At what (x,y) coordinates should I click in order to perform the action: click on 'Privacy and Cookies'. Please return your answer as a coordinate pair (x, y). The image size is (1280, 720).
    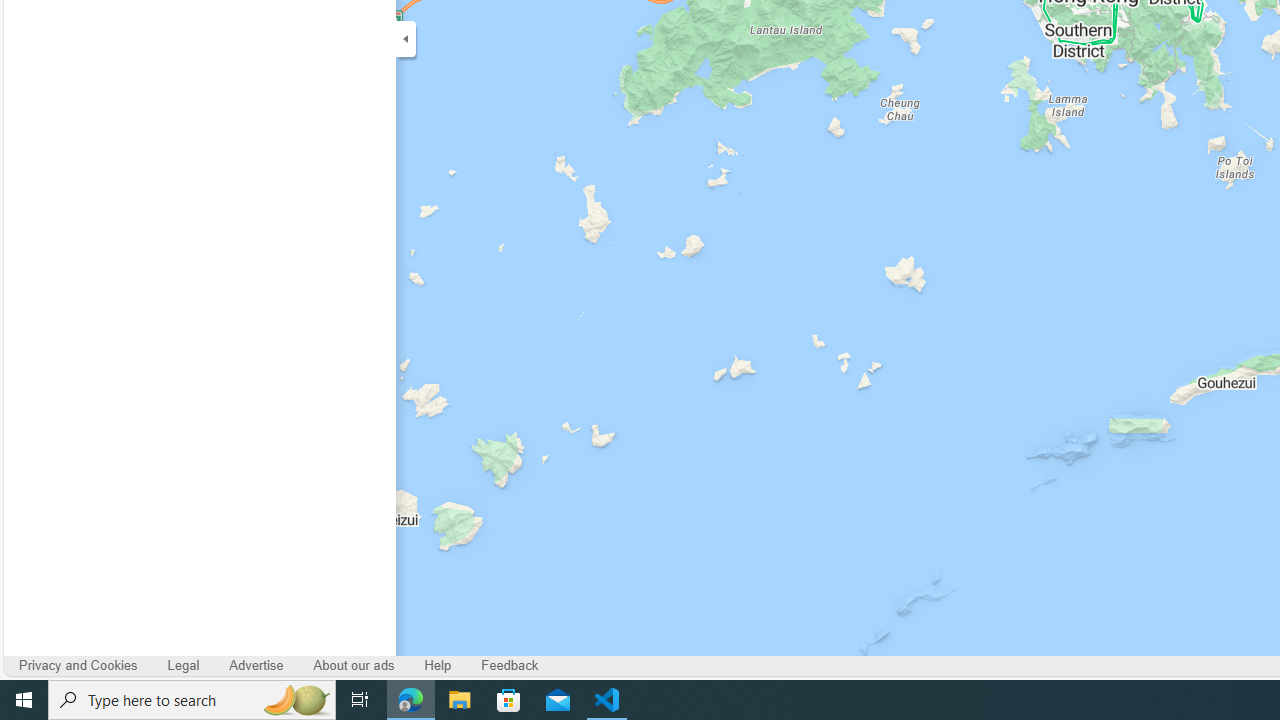
    Looking at the image, I should click on (78, 666).